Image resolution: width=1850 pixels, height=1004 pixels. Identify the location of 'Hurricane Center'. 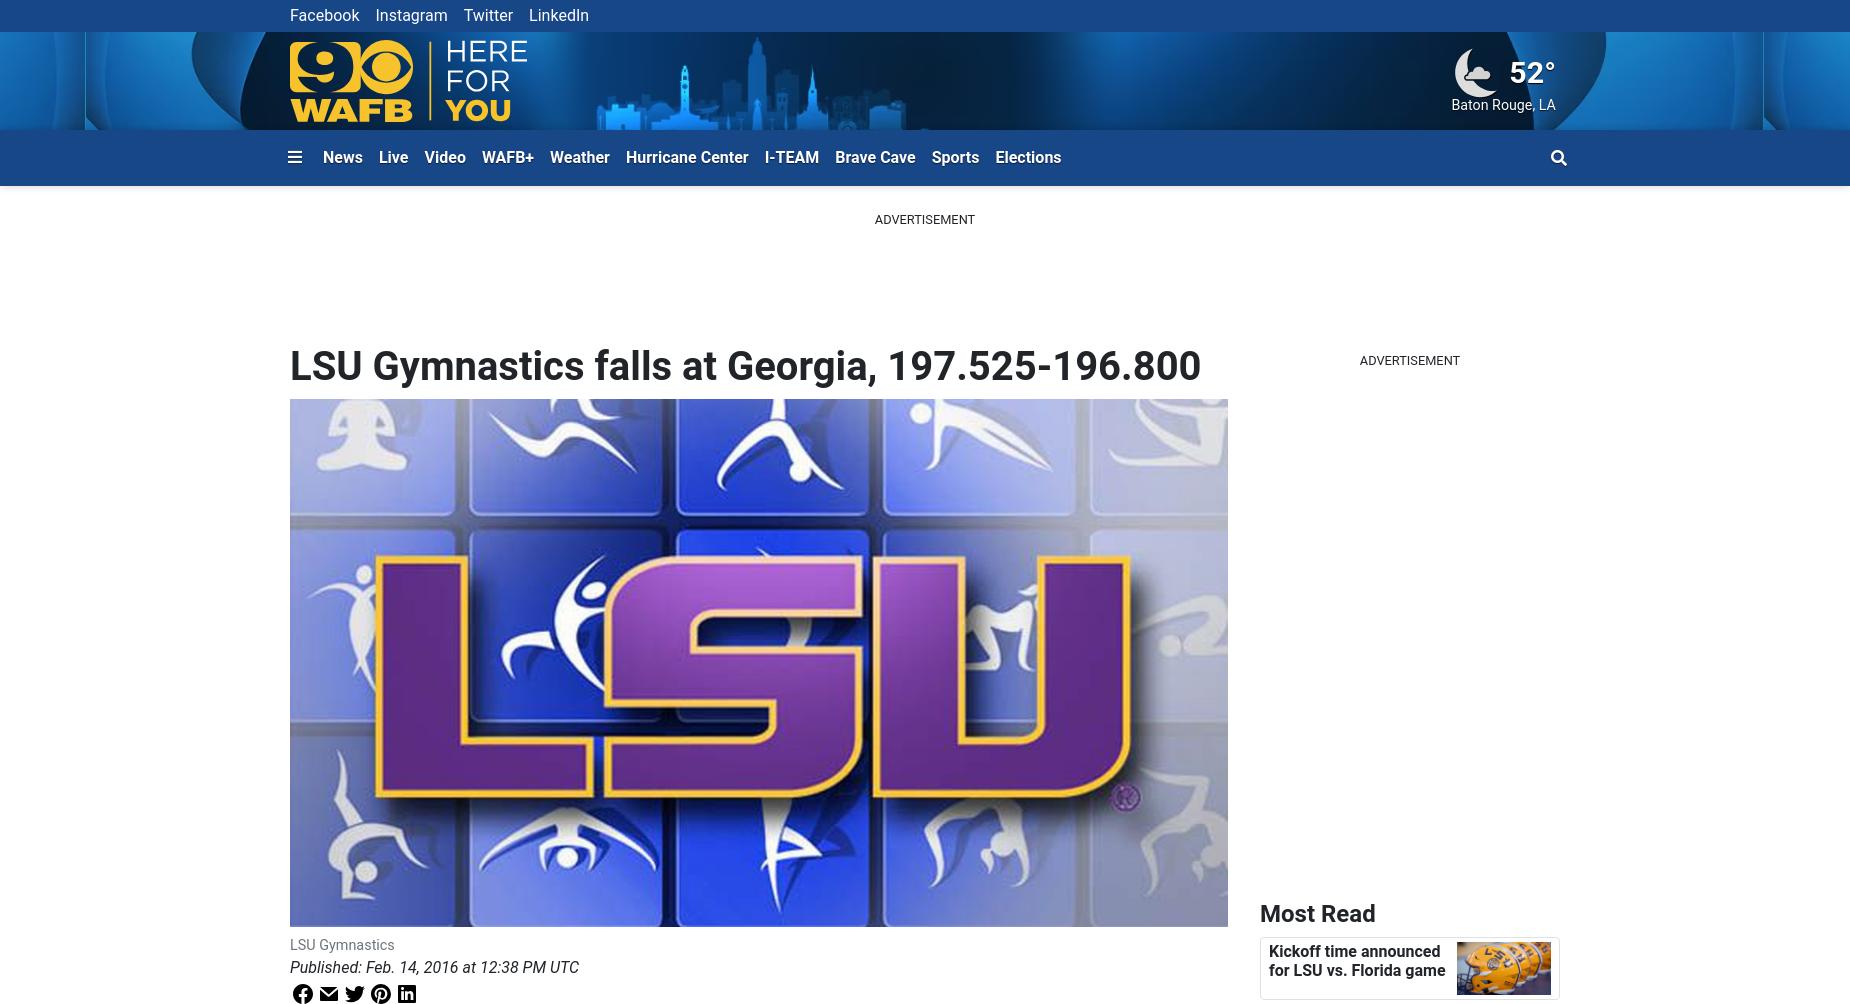
(686, 155).